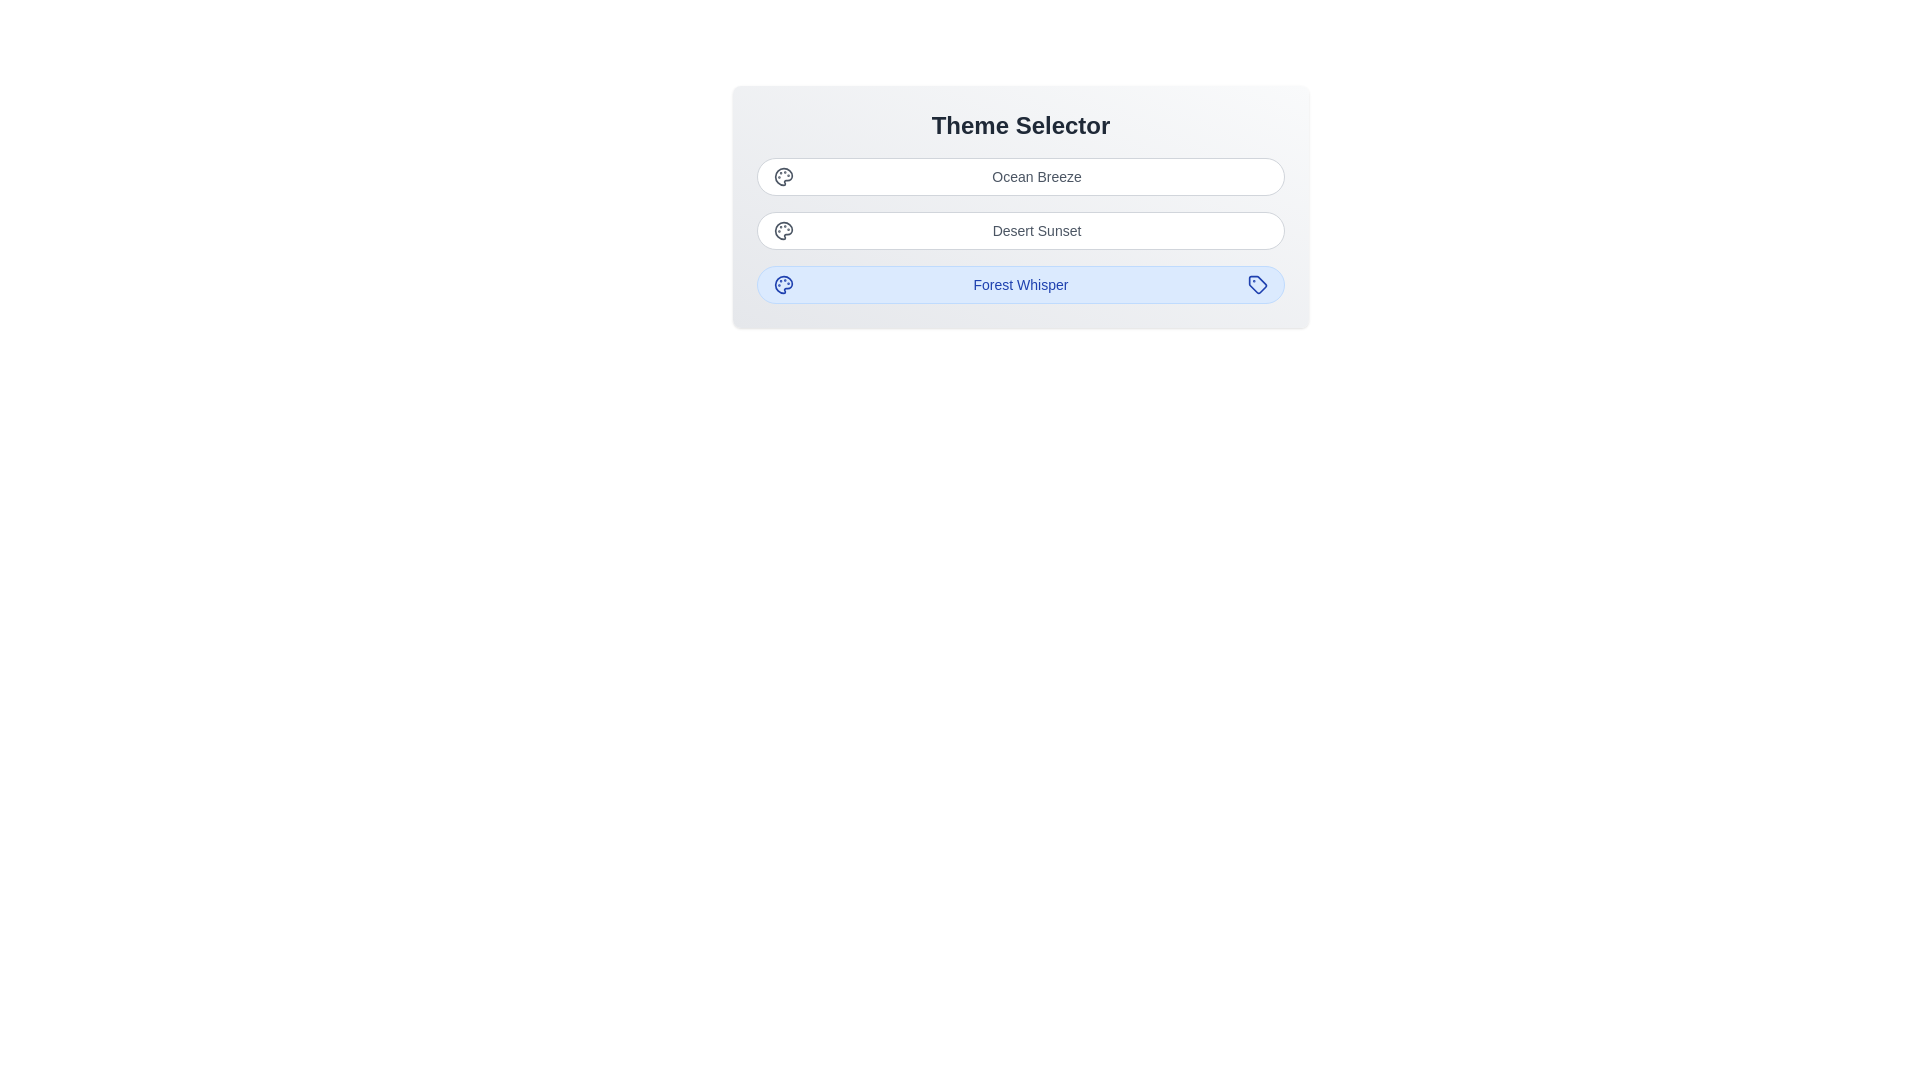  Describe the element at coordinates (1021, 230) in the screenshot. I see `the button corresponding to the theme Desert Sunset` at that location.